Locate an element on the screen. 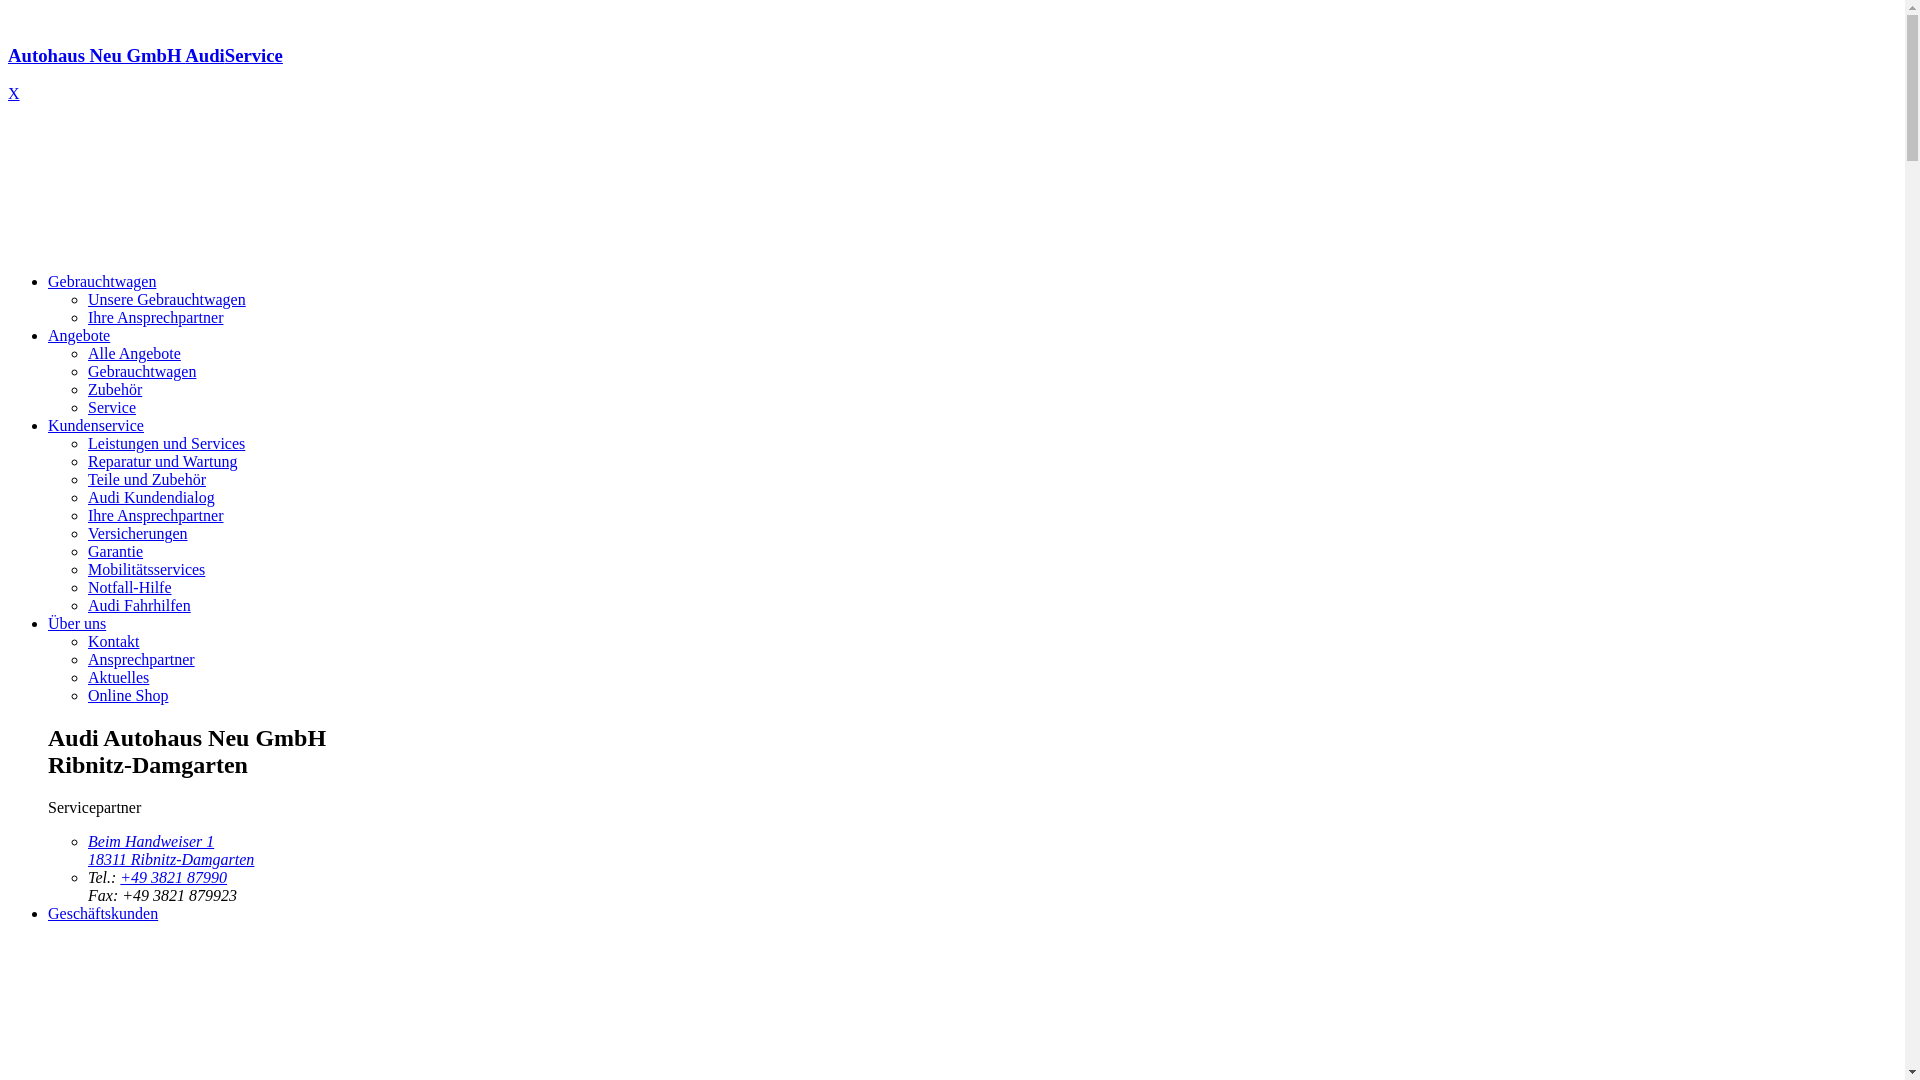 Image resolution: width=1920 pixels, height=1080 pixels. 'Audi Kundendialog' is located at coordinates (86, 496).